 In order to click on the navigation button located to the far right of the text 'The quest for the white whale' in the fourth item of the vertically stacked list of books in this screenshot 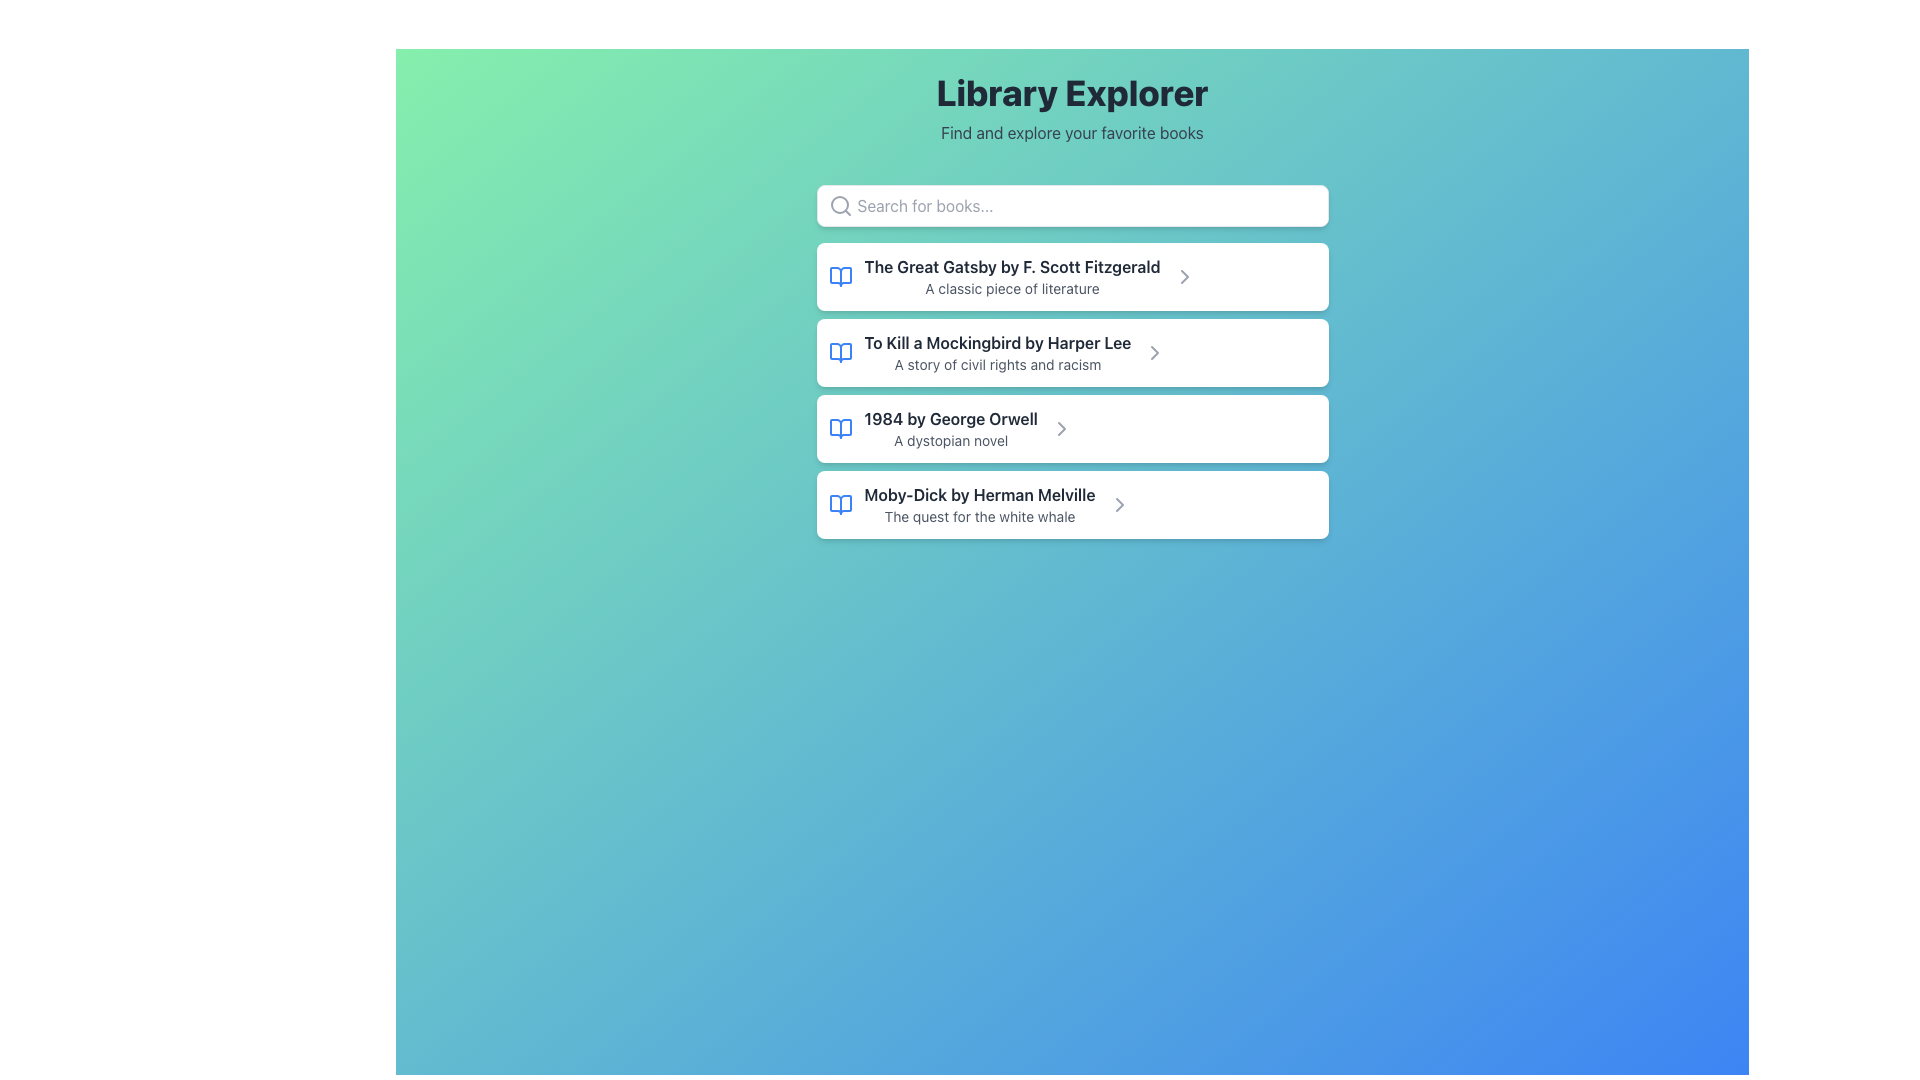, I will do `click(1118, 504)`.